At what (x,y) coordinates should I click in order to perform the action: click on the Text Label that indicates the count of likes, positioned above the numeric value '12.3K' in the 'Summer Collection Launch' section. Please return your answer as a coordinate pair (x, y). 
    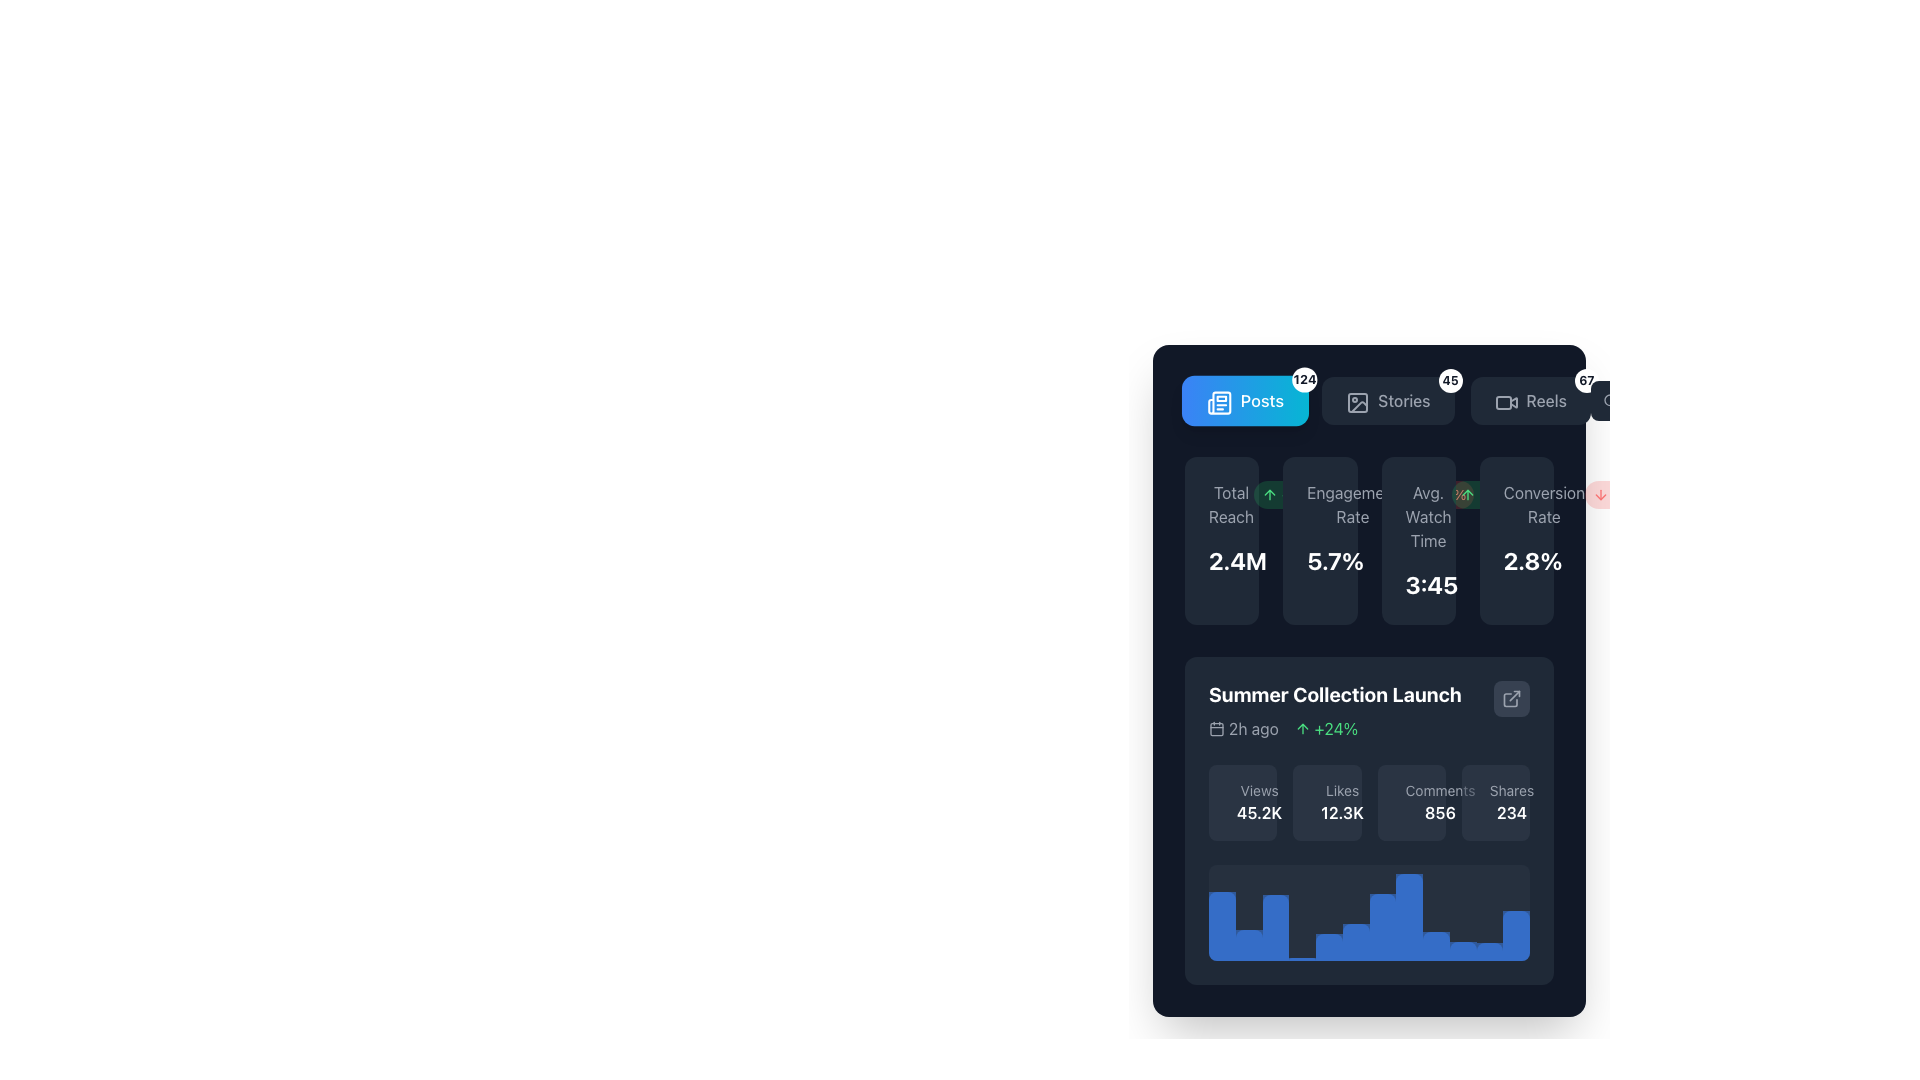
    Looking at the image, I should click on (1342, 789).